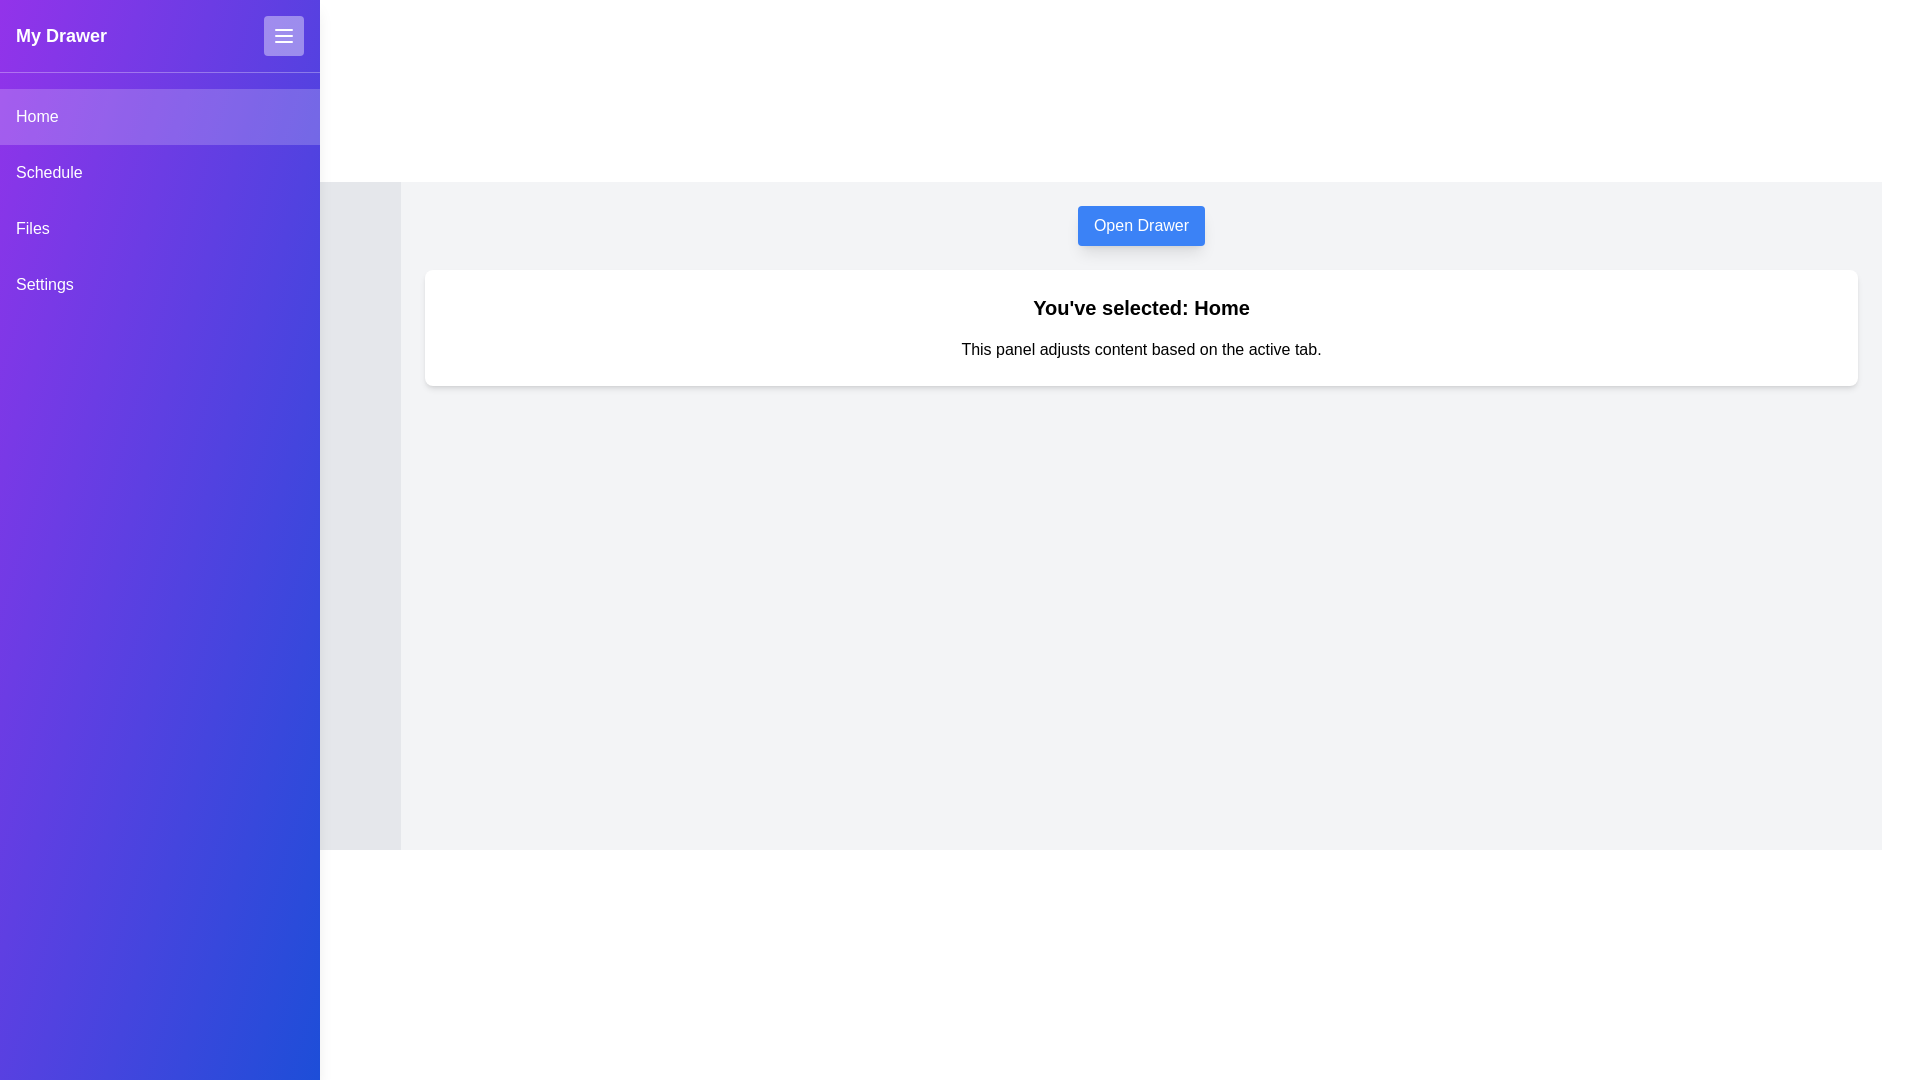  I want to click on the Settings tab from the drawer menu, so click(158, 285).